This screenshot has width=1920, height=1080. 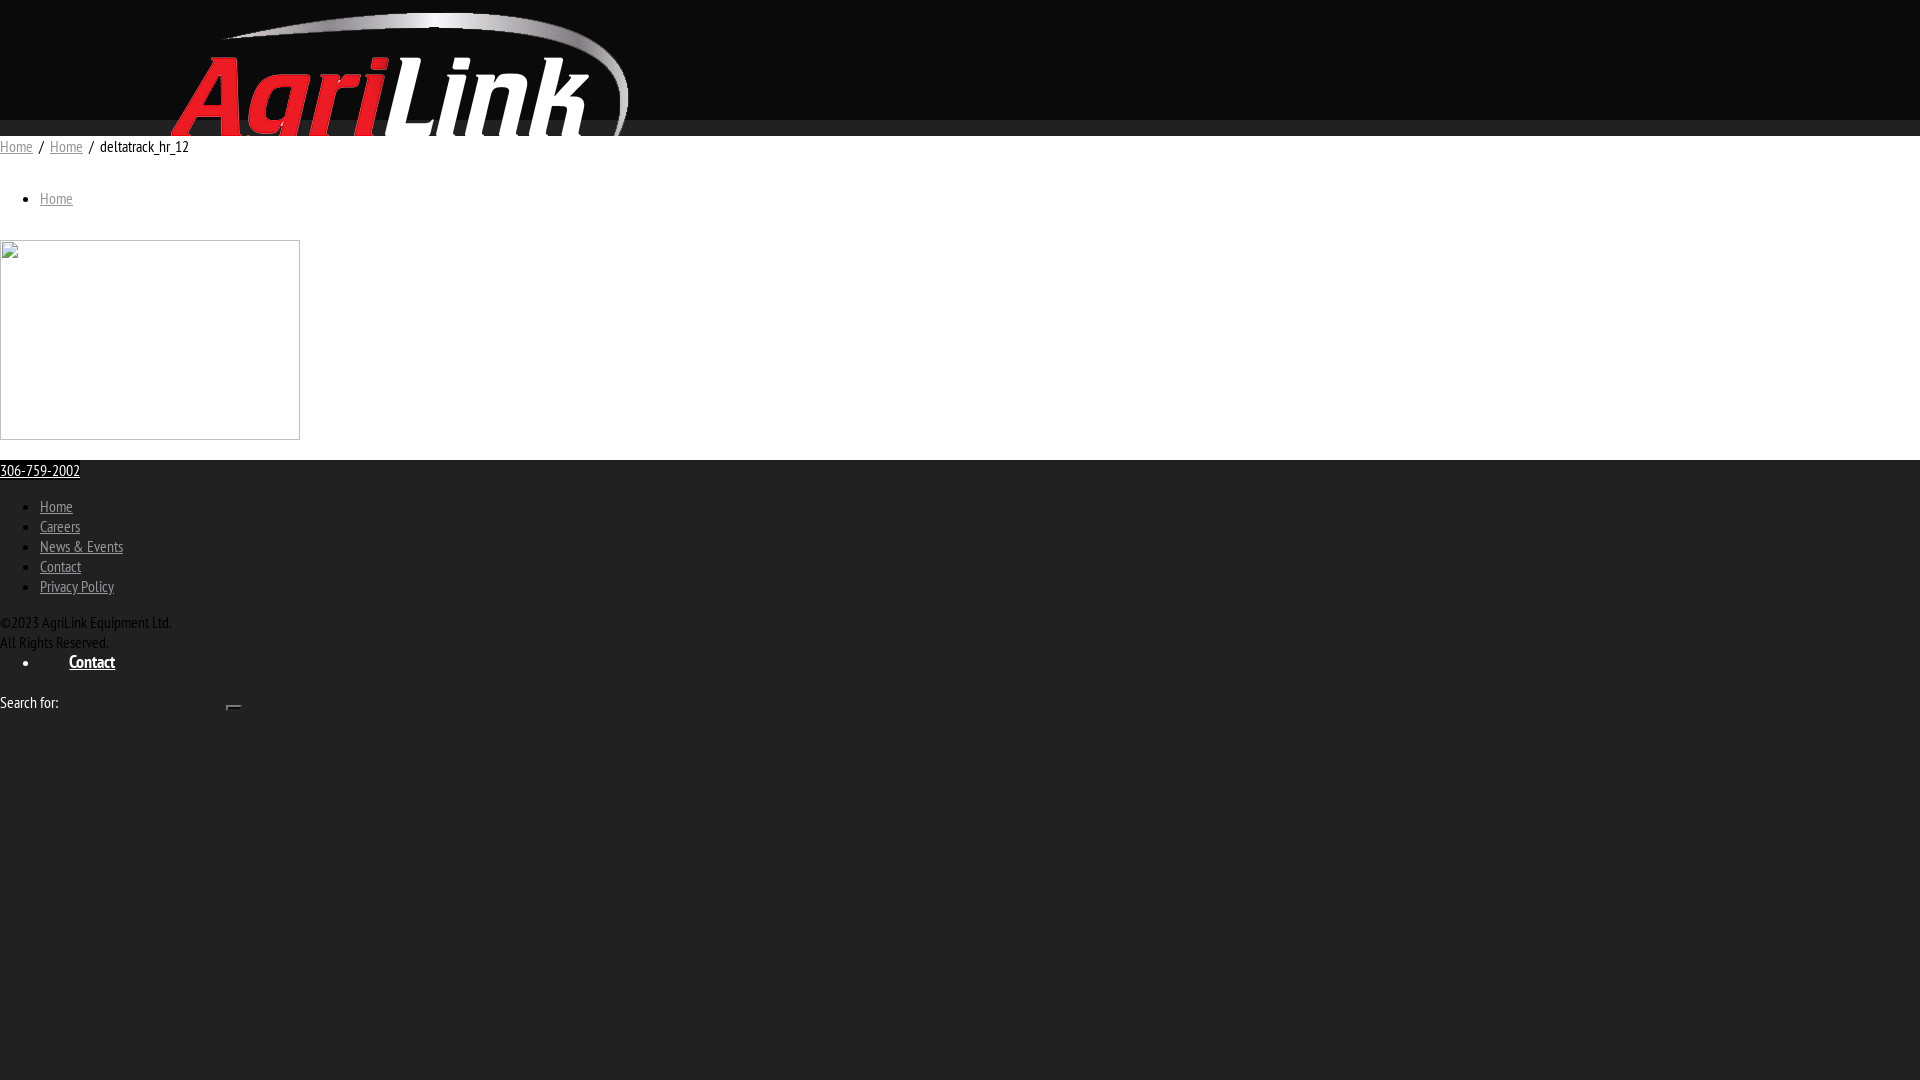 I want to click on 'Privacy Policy', so click(x=76, y=585).